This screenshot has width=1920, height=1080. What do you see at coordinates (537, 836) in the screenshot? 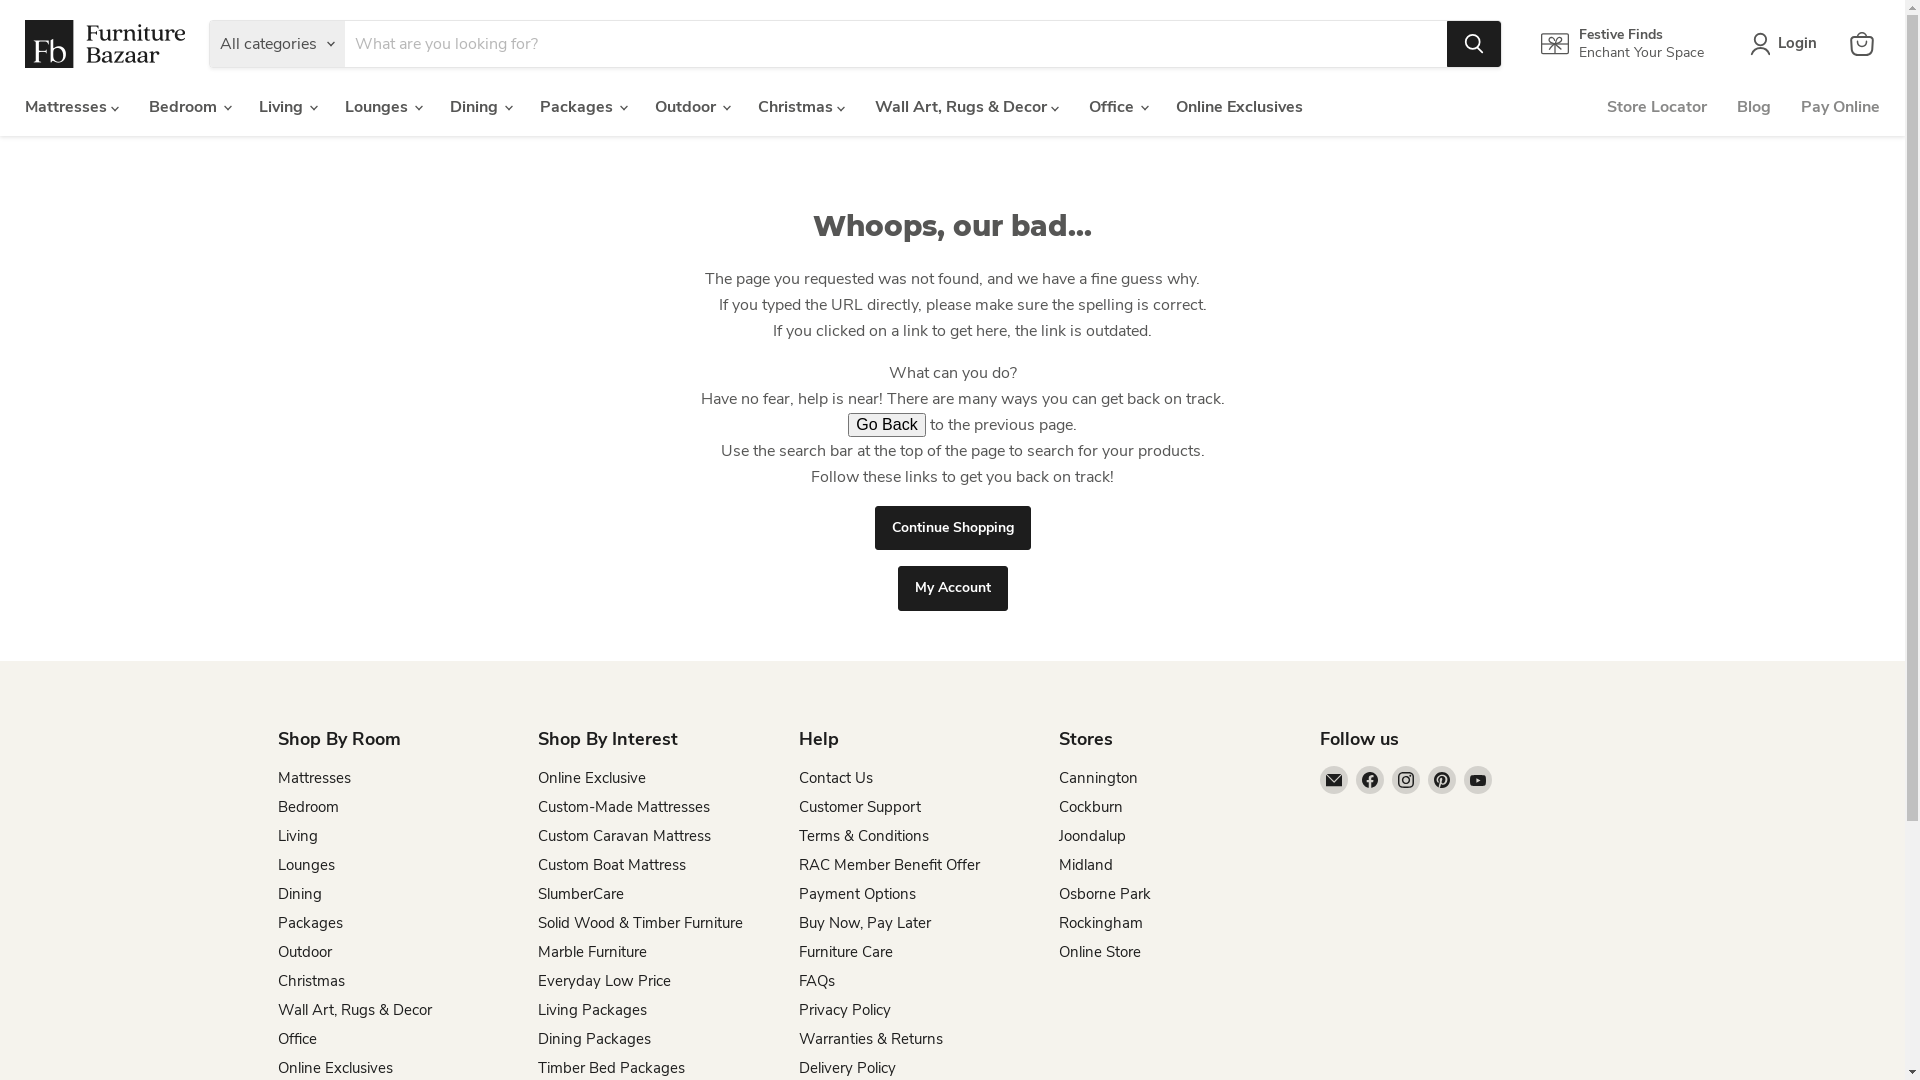
I see `'Custom Caravan Mattress'` at bounding box center [537, 836].